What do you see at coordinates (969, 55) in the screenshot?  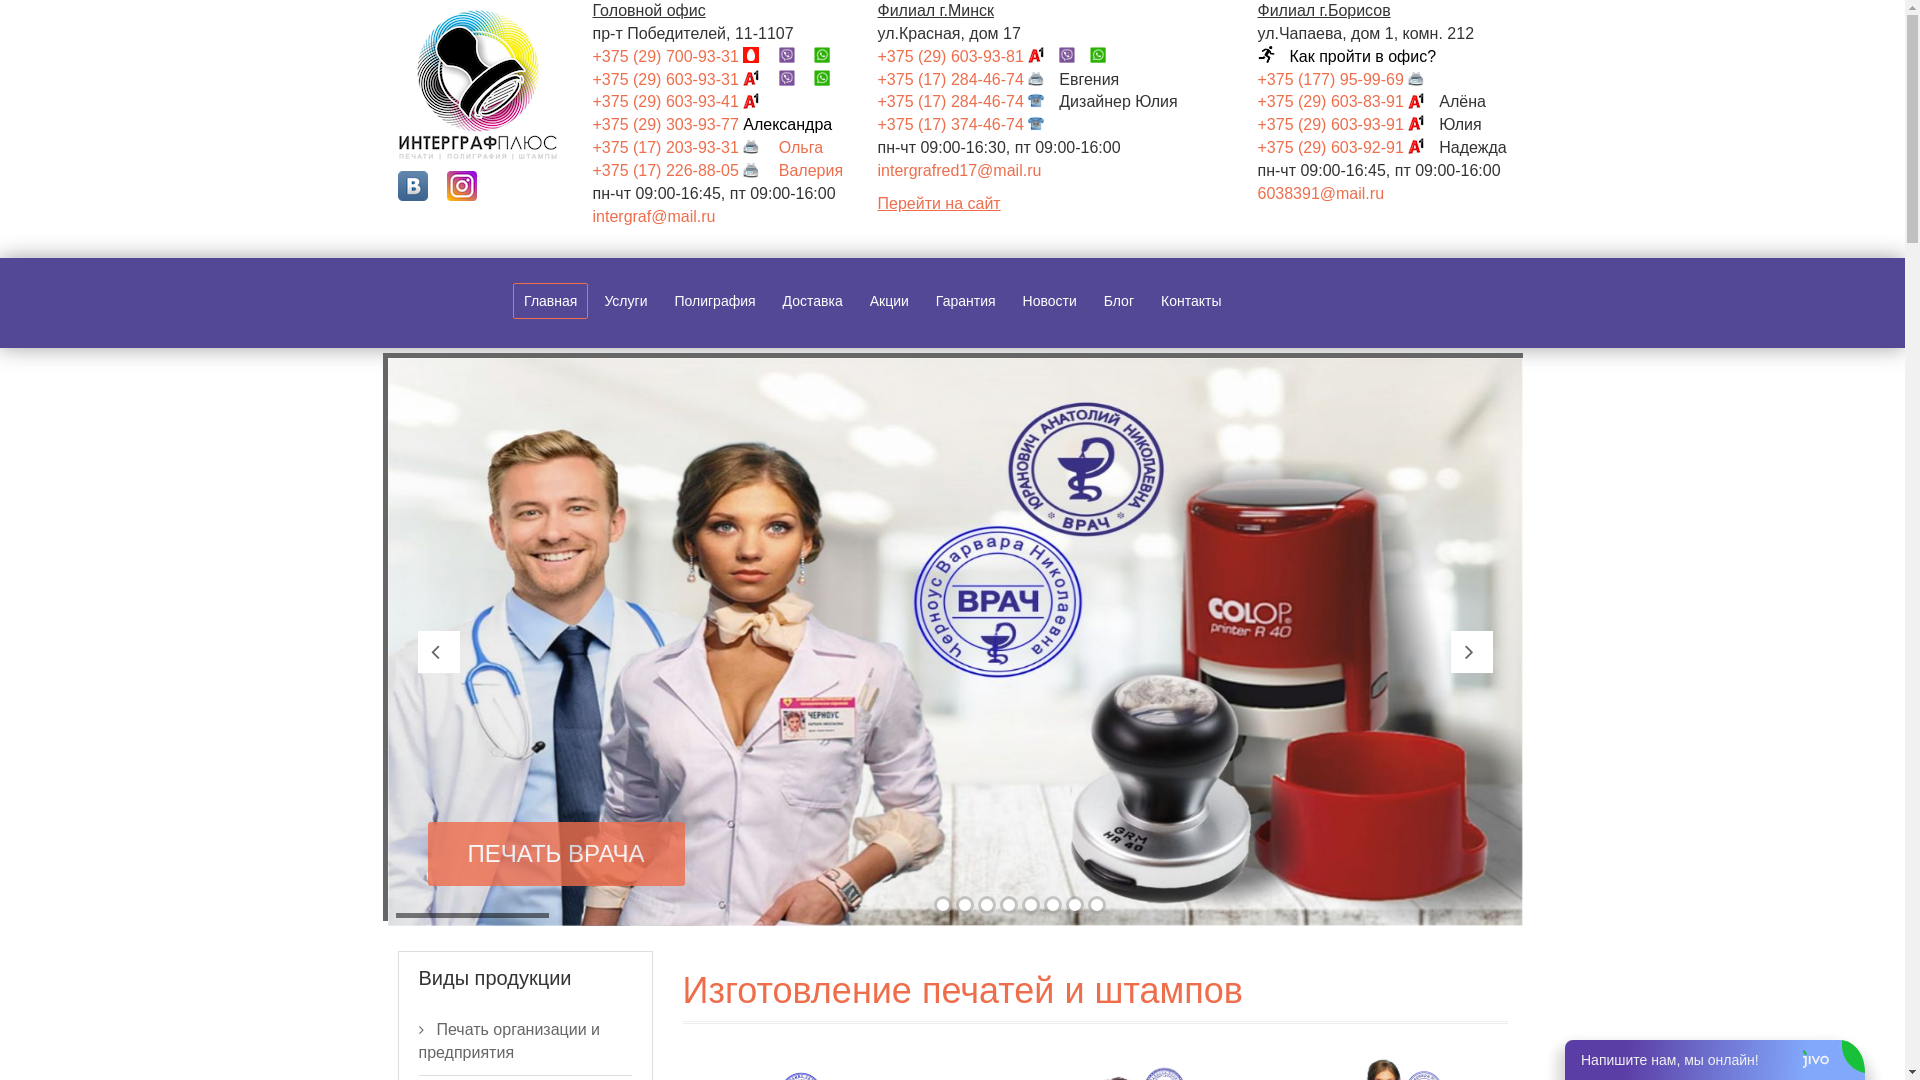 I see `'+375 (29) 603-93-81 '` at bounding box center [969, 55].